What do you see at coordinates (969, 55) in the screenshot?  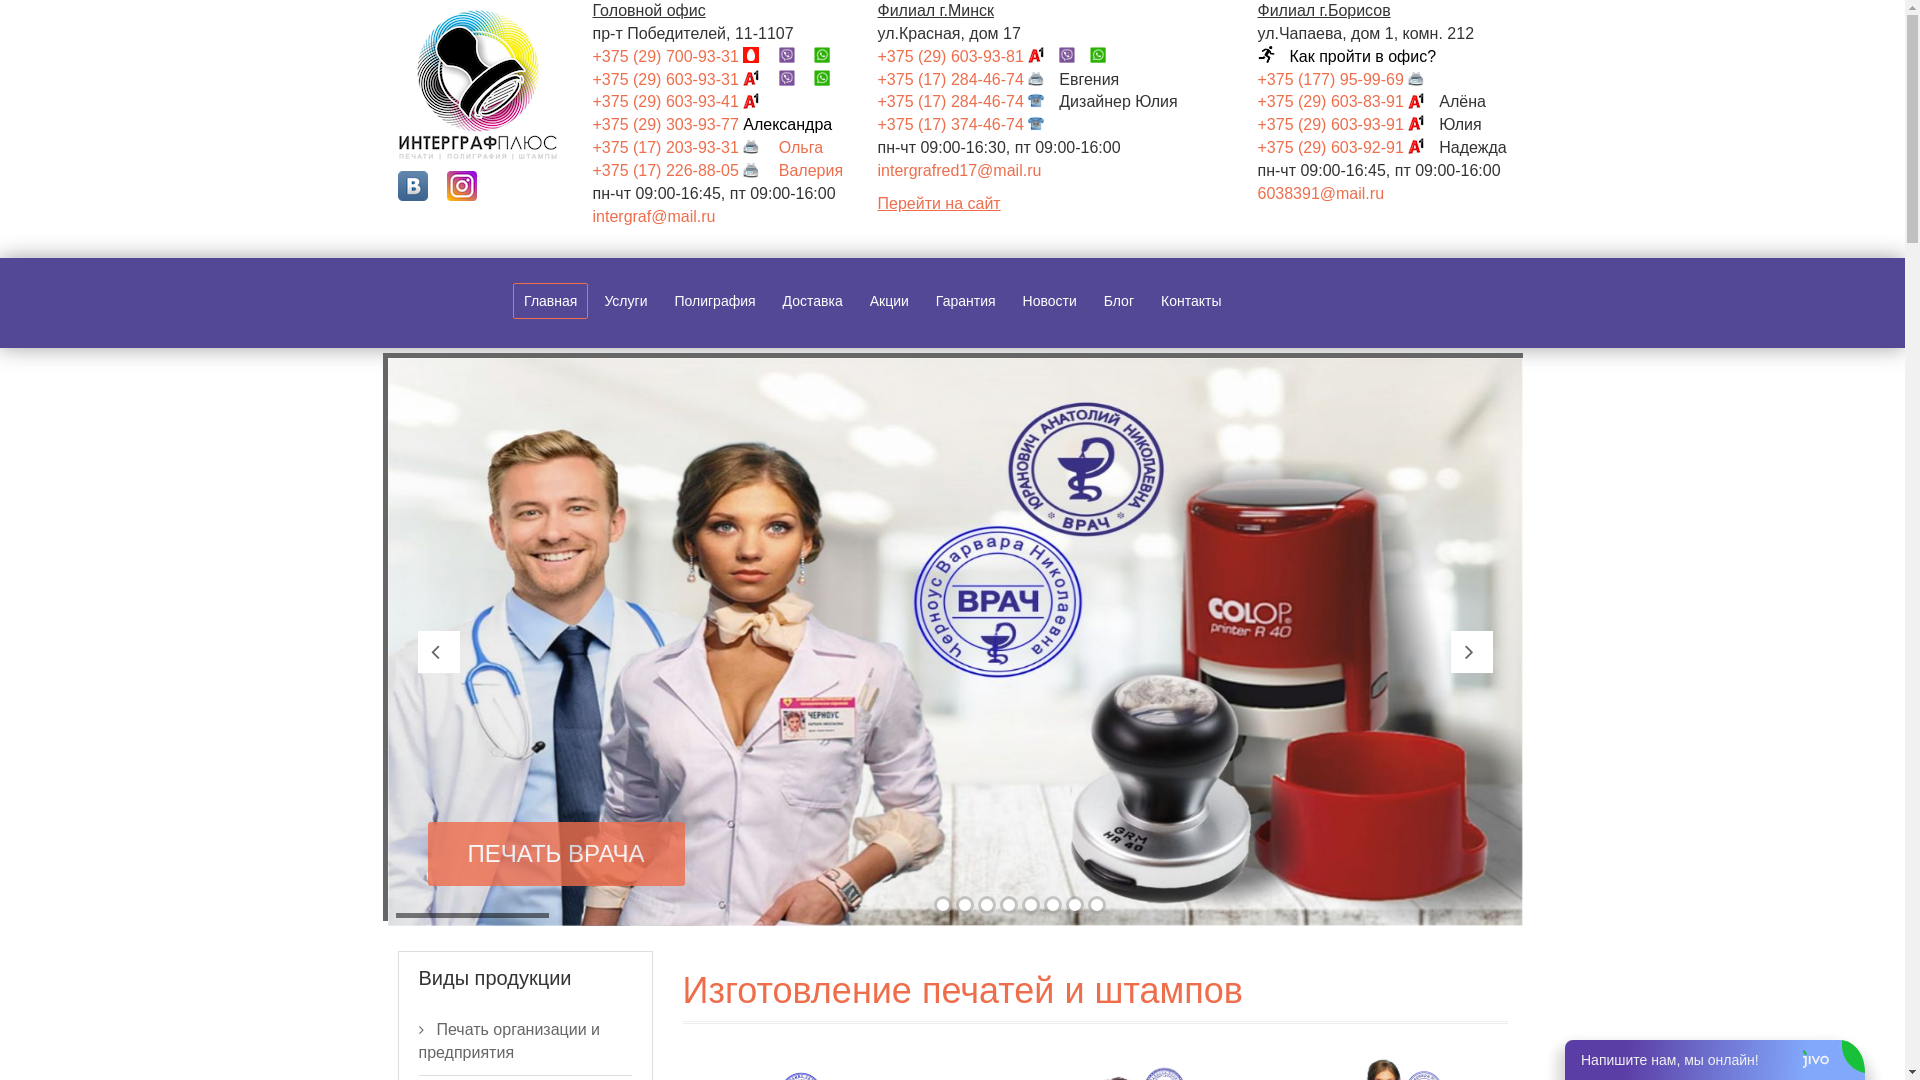 I see `'+375 (29) 603-93-81 '` at bounding box center [969, 55].